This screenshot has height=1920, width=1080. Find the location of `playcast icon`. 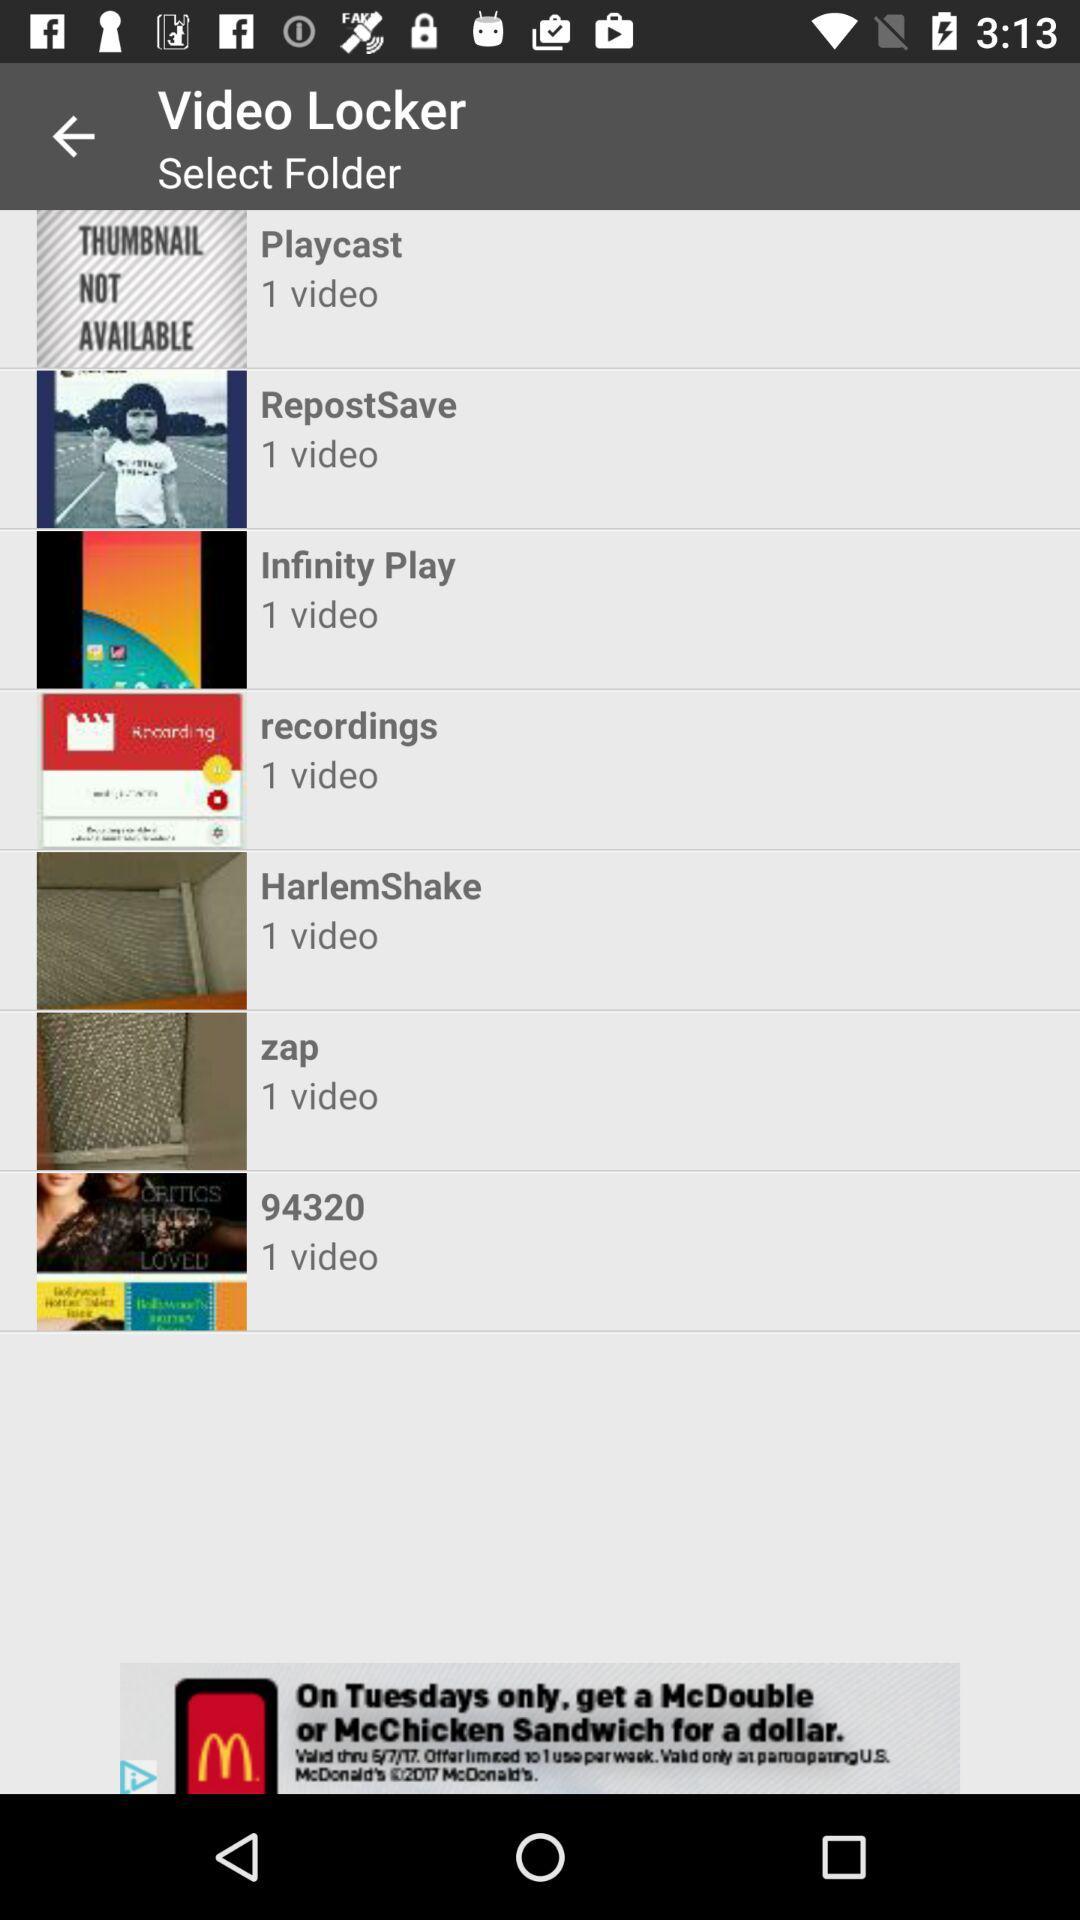

playcast icon is located at coordinates (521, 242).